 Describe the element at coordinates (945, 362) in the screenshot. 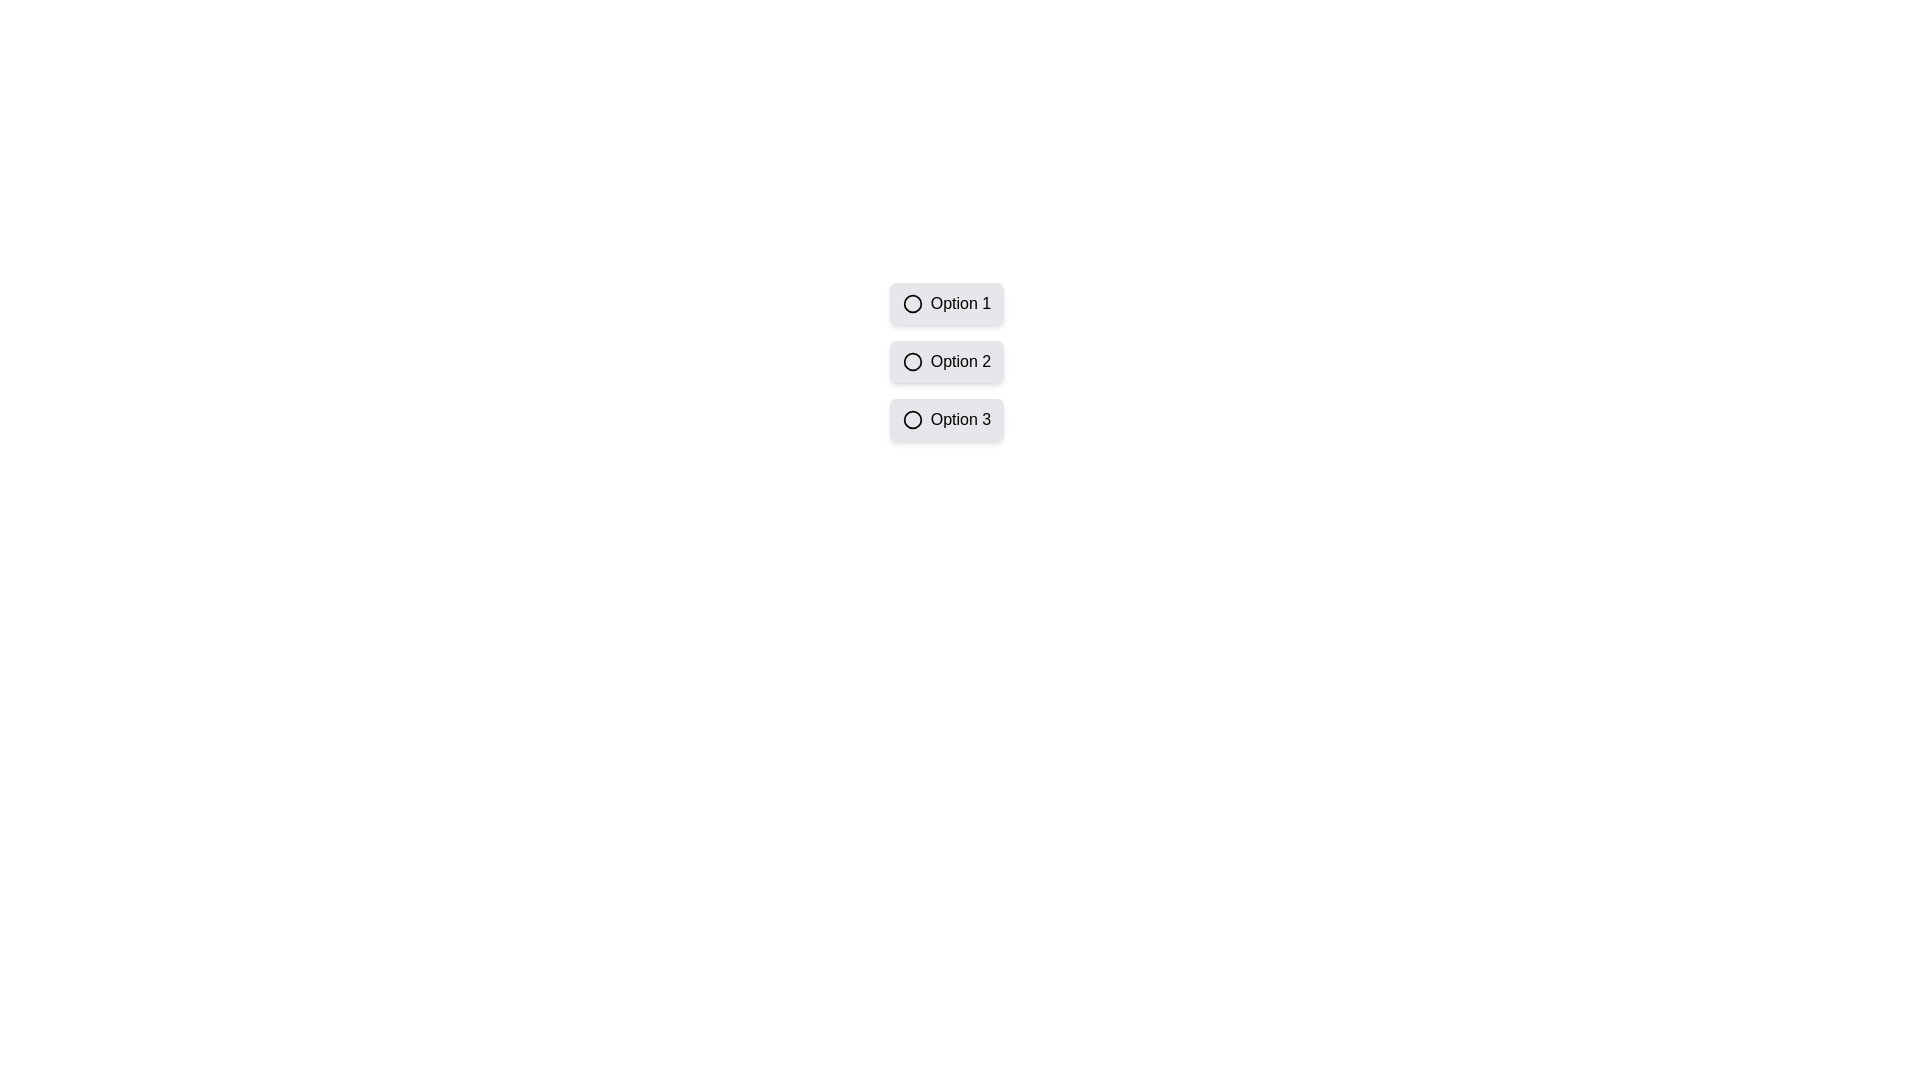

I see `the second radio button labeled 'Option 2' in a vertical stack of three options` at that location.